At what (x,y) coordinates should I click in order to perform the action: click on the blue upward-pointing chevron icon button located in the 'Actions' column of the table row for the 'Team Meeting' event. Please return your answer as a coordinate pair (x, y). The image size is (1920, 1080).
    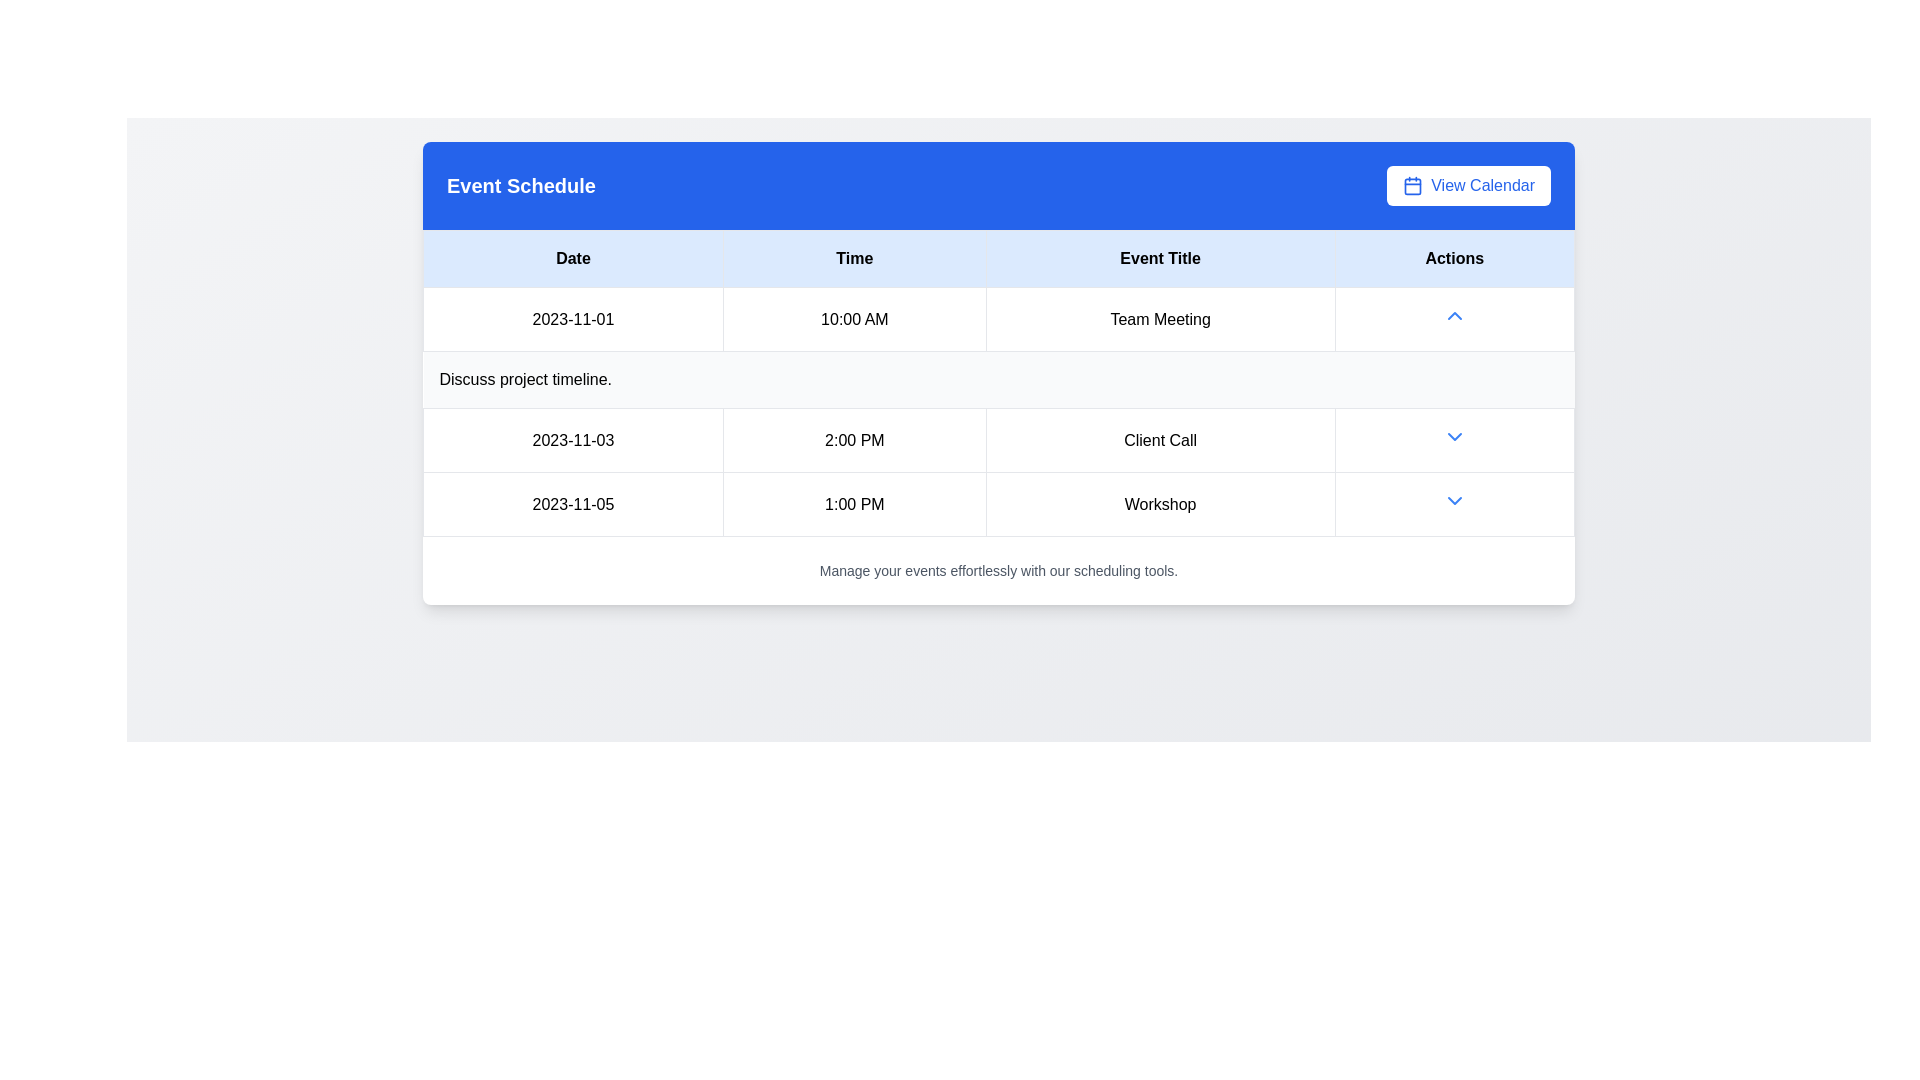
    Looking at the image, I should click on (1454, 318).